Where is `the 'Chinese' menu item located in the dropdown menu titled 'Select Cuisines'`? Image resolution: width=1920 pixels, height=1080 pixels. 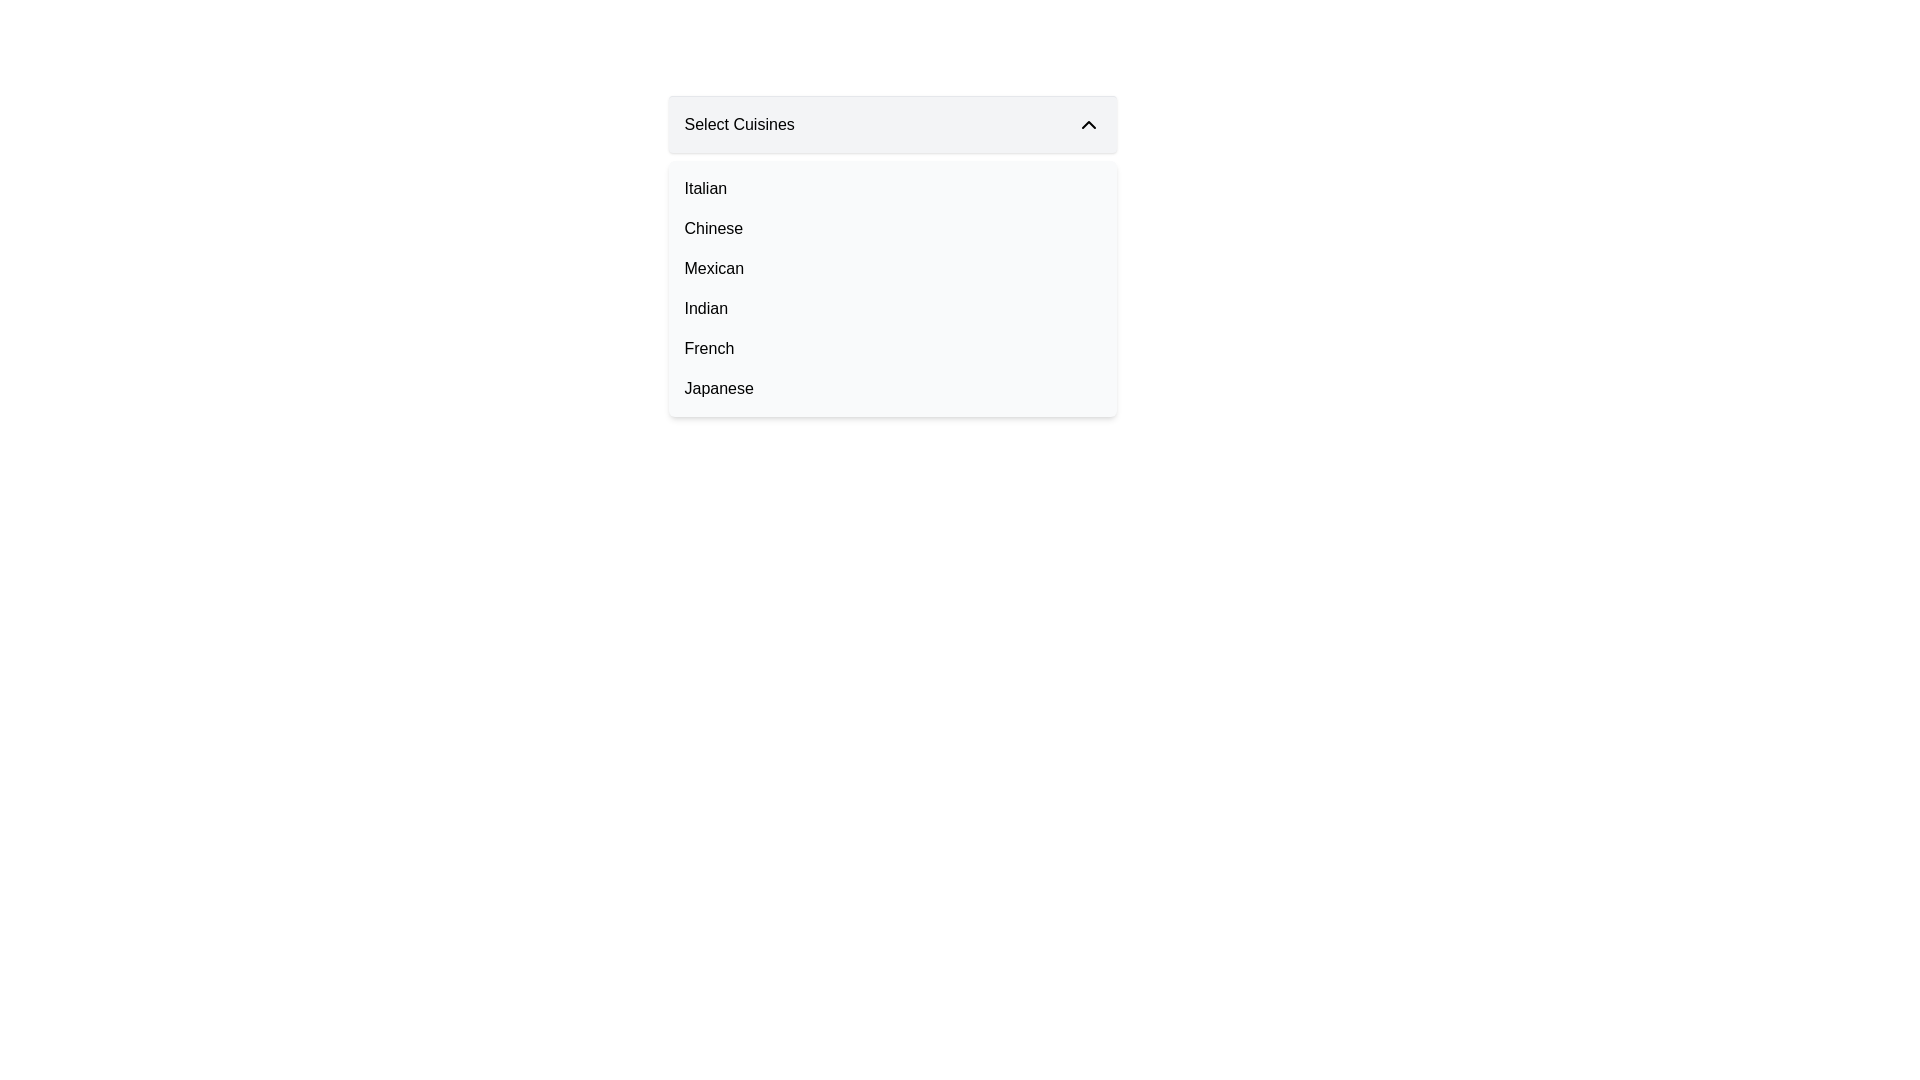 the 'Chinese' menu item located in the dropdown menu titled 'Select Cuisines' is located at coordinates (891, 227).